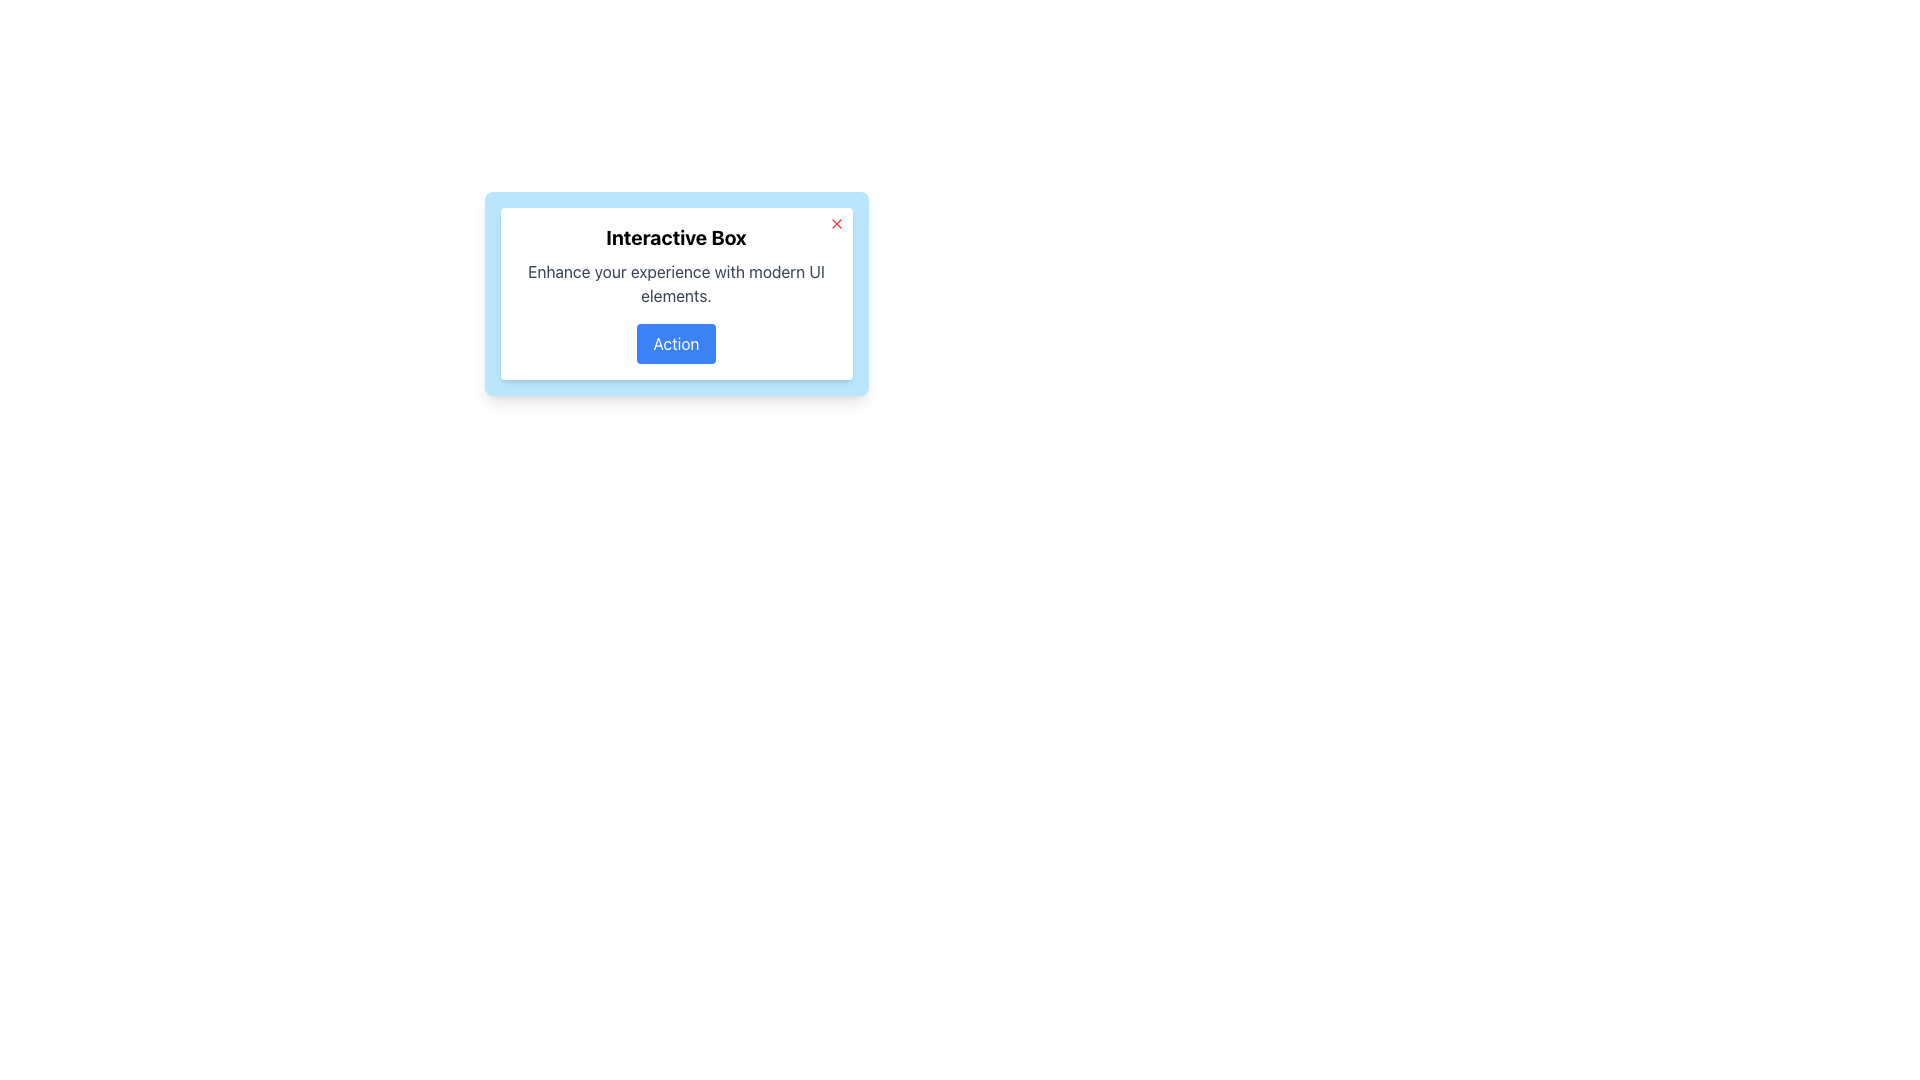 The height and width of the screenshot is (1080, 1920). I want to click on the action trigger button located at the bottom of the 'Interactive Box' dialog, below the 'Enhance your experience with modern UI elements.' line, so click(676, 342).